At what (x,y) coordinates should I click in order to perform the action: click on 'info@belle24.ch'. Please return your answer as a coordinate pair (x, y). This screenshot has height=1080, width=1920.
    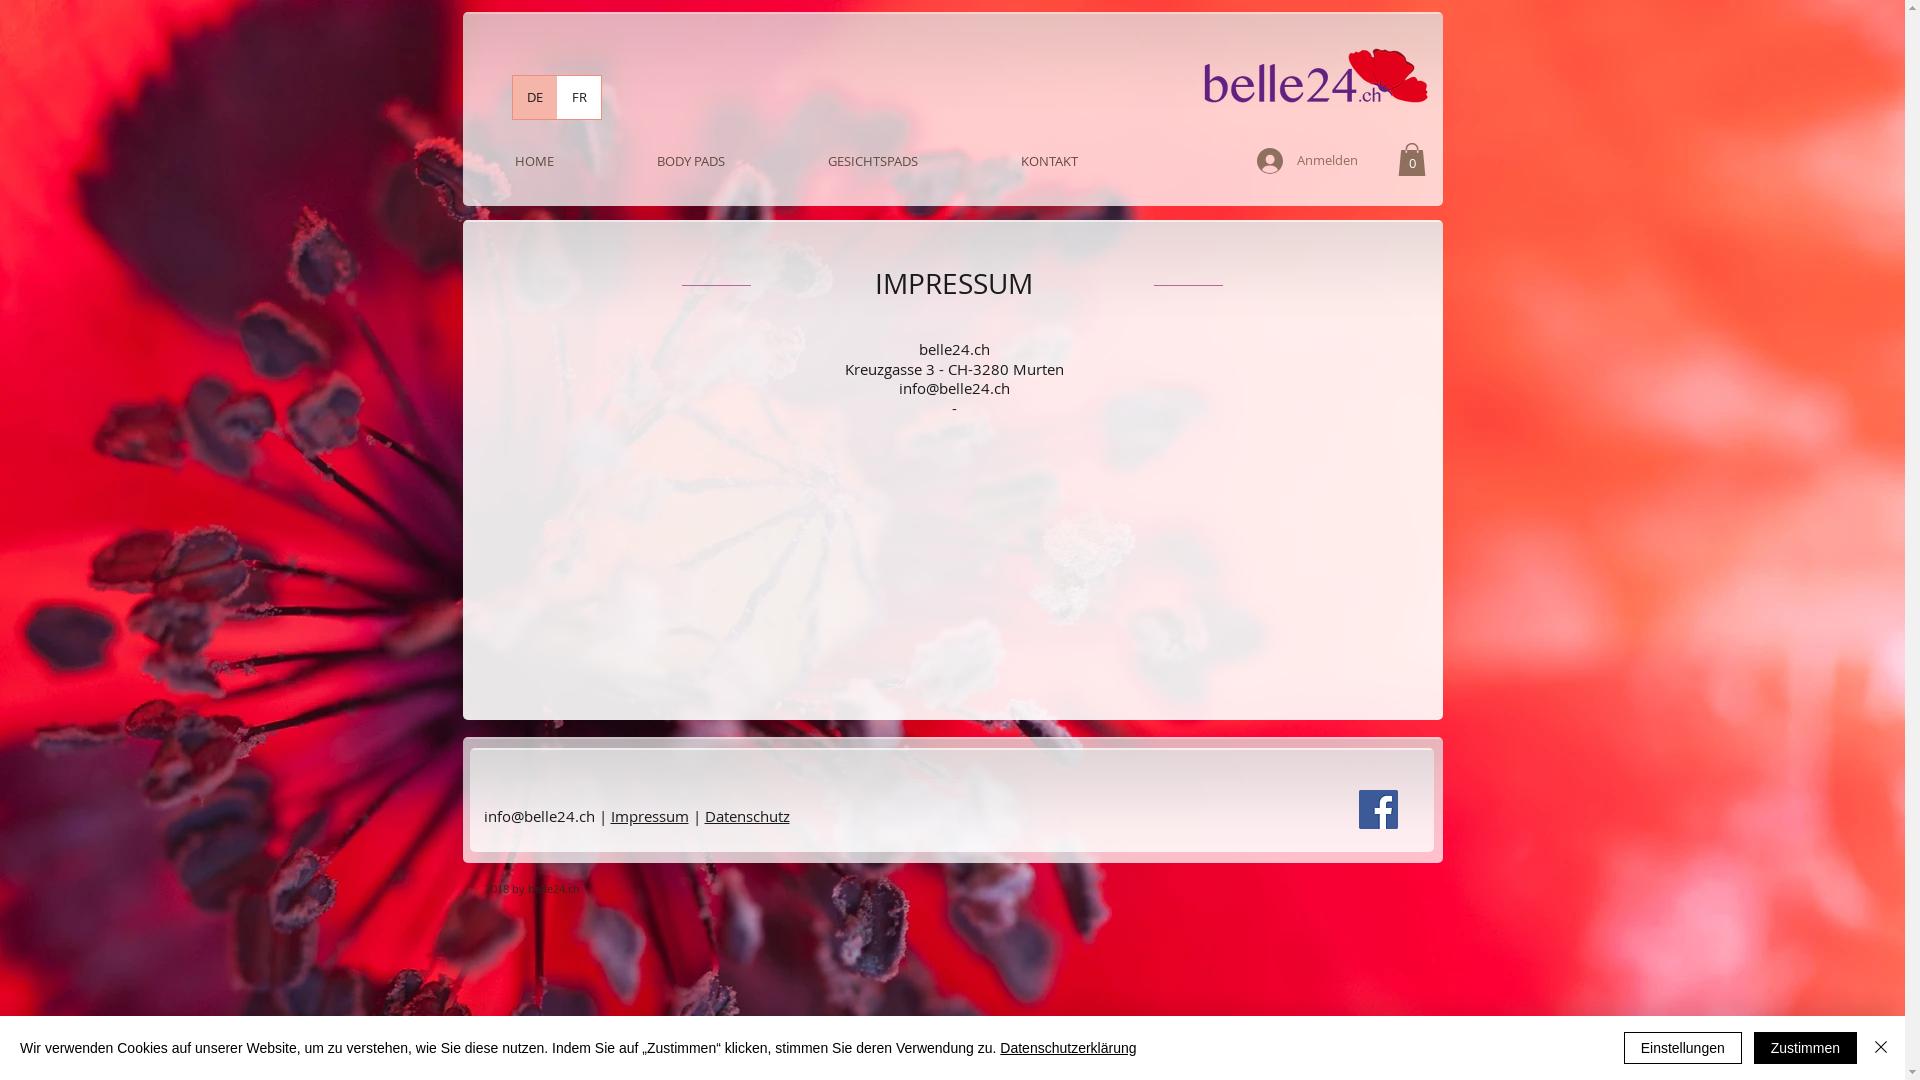
    Looking at the image, I should click on (953, 388).